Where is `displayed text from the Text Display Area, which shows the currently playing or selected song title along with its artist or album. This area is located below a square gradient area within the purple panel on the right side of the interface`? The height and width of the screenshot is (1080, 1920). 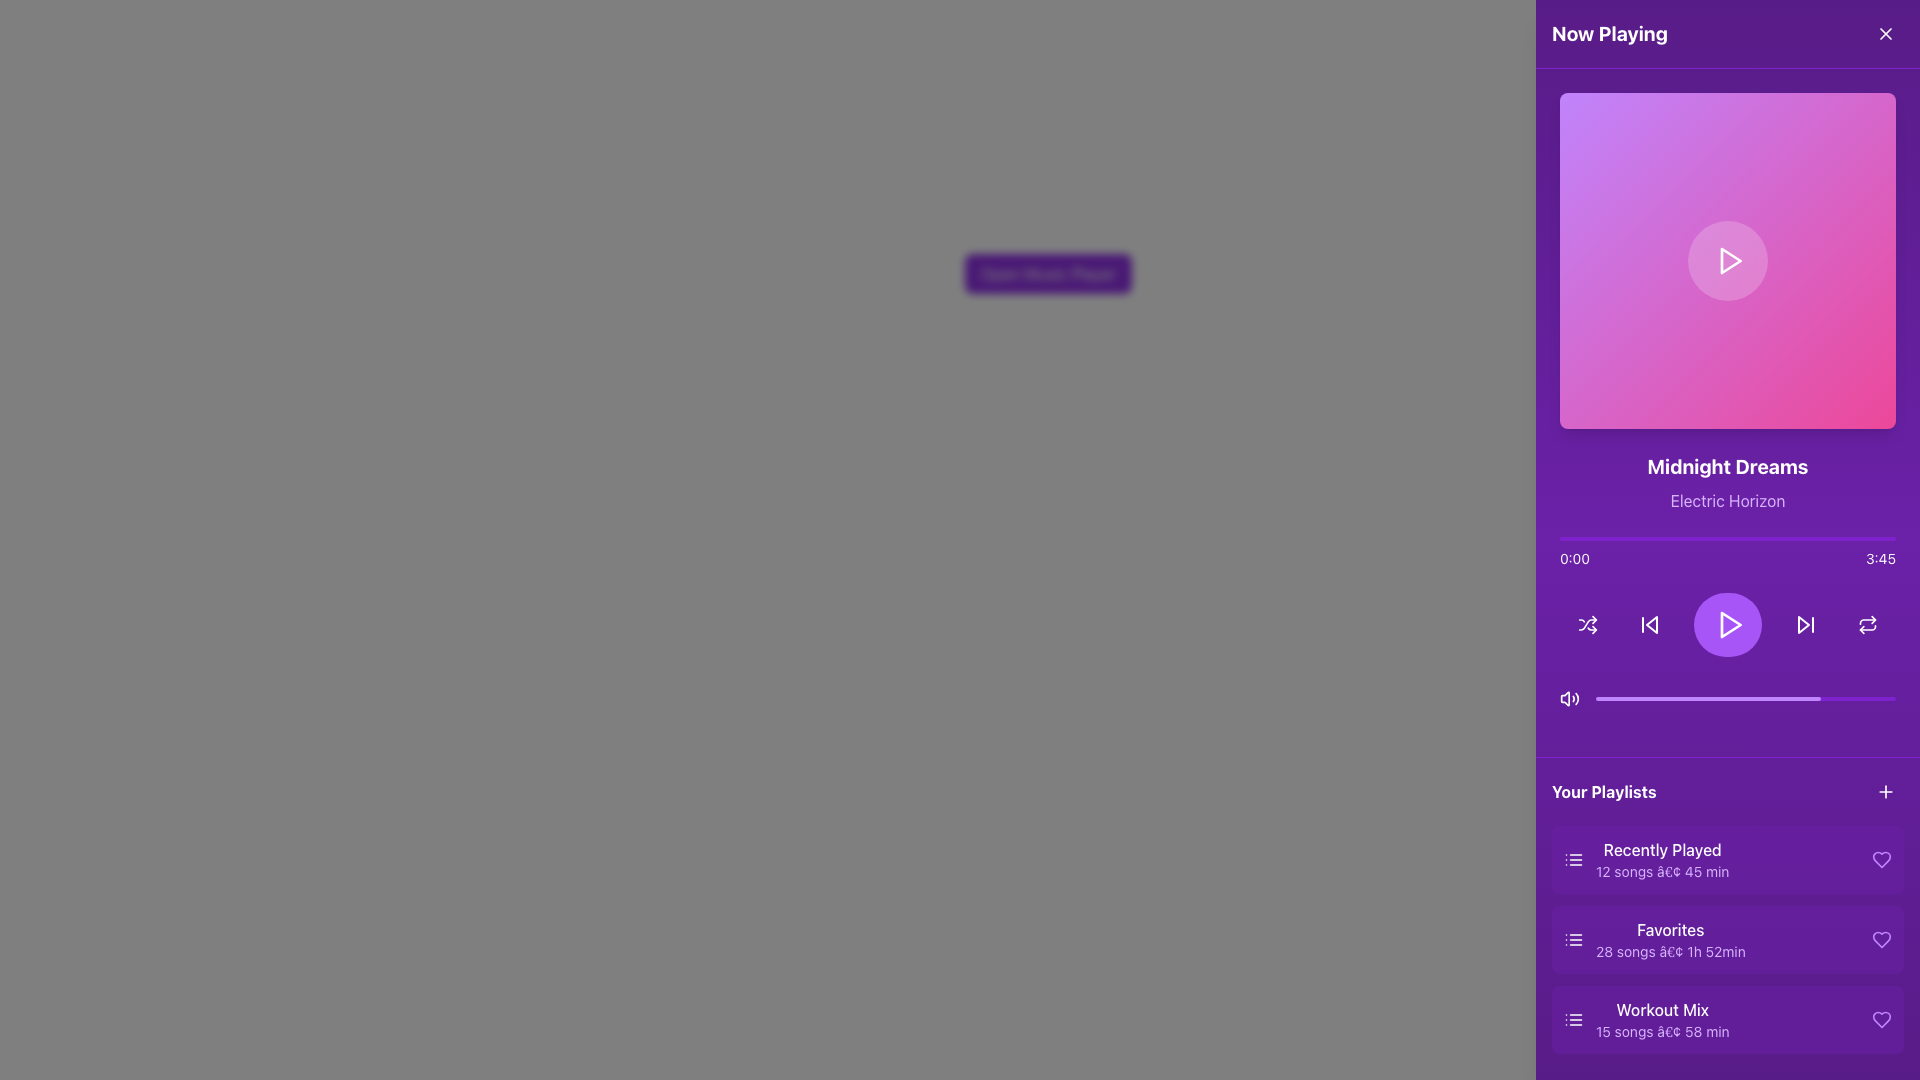
displayed text from the Text Display Area, which shows the currently playing or selected song title along with its artist or album. This area is located below a square gradient area within the purple panel on the right side of the interface is located at coordinates (1727, 482).